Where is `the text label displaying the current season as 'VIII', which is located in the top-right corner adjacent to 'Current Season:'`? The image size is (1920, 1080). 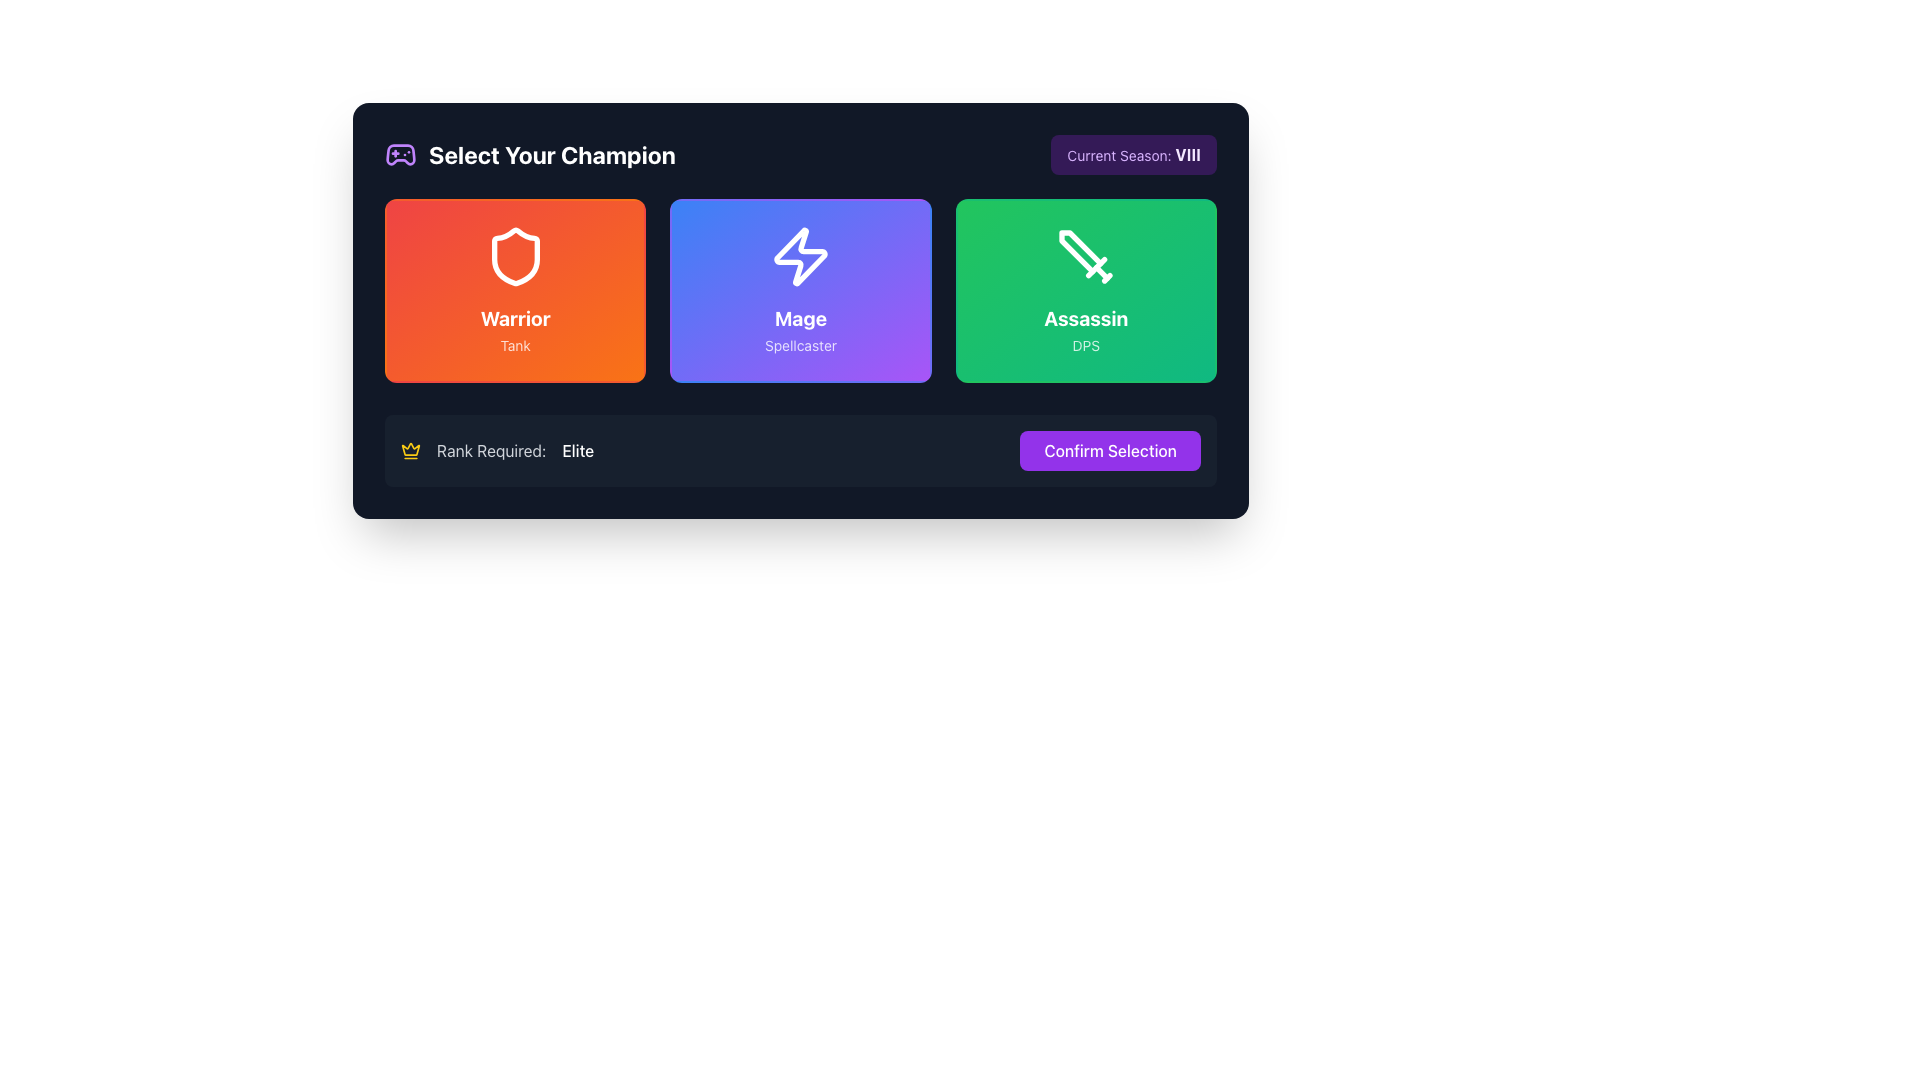
the text label displaying the current season as 'VIII', which is located in the top-right corner adjacent to 'Current Season:' is located at coordinates (1188, 153).